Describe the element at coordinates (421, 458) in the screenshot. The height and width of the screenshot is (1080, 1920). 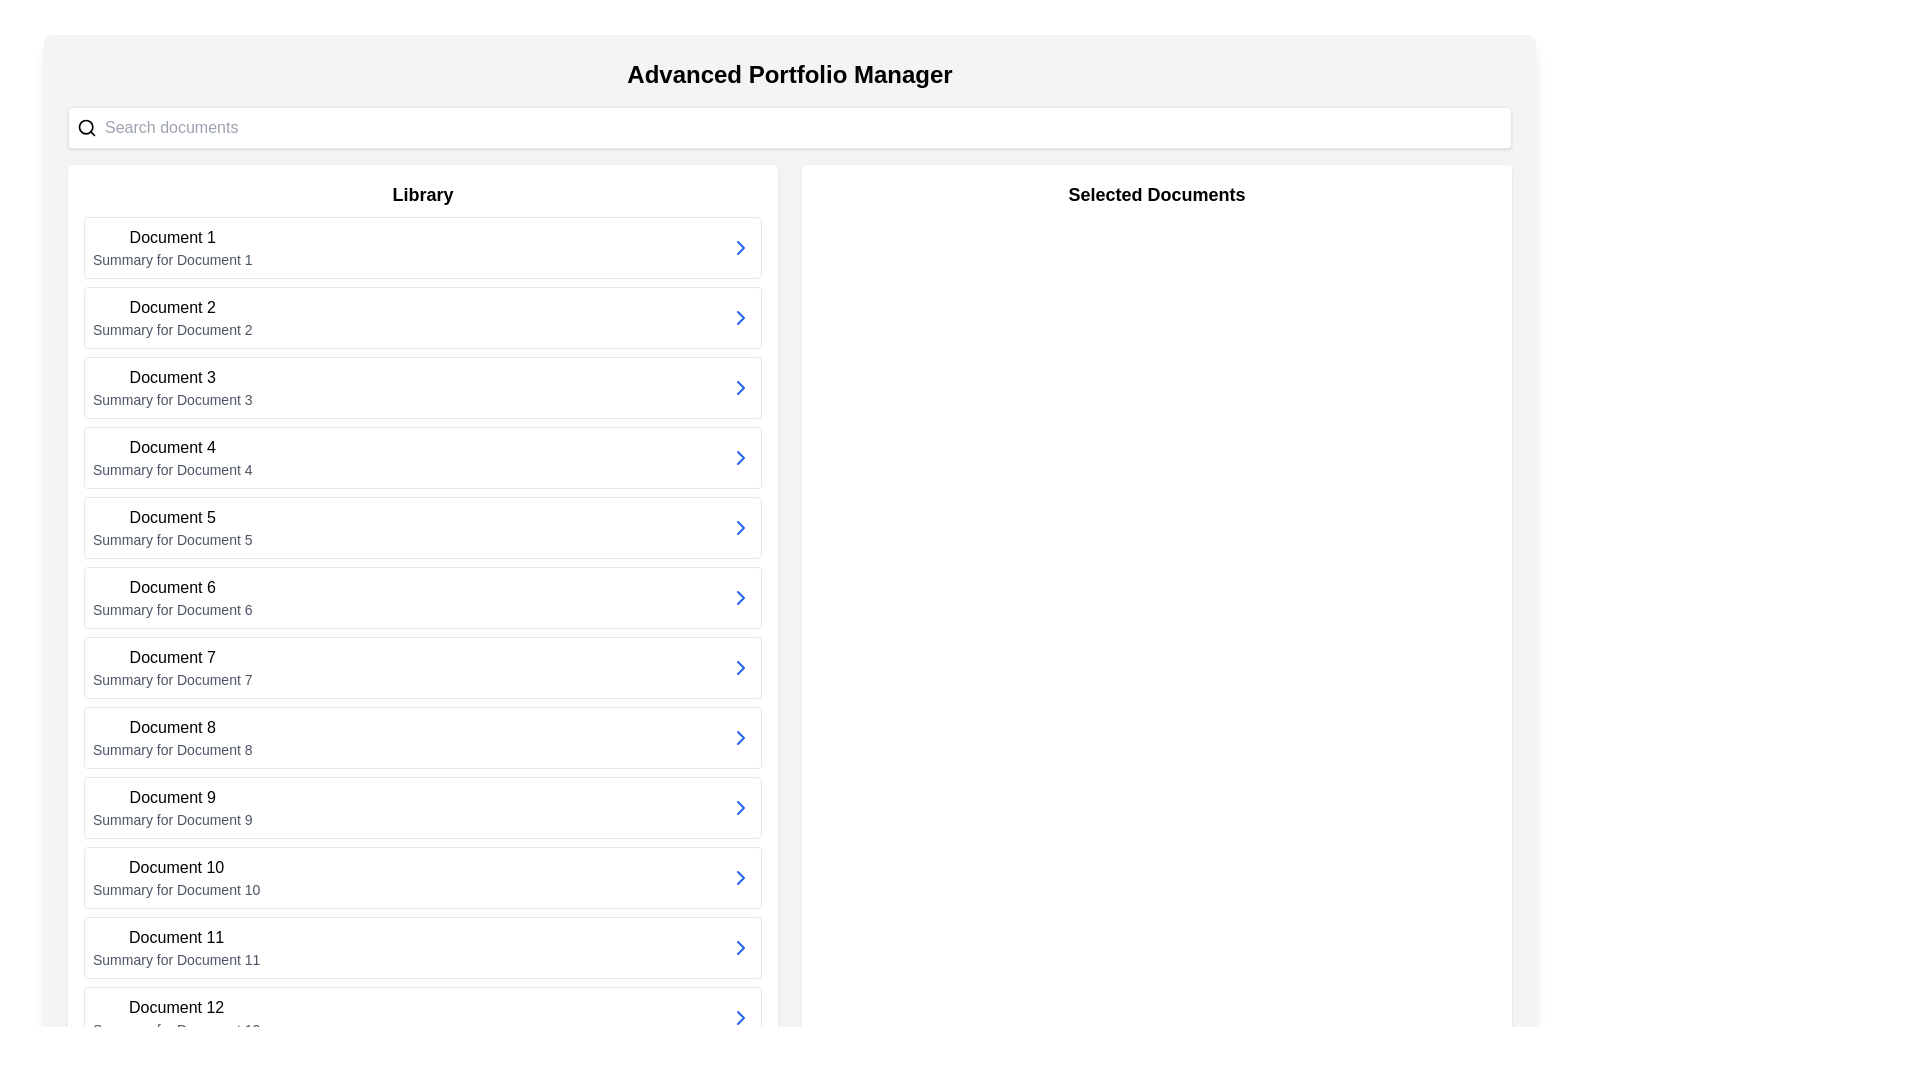
I see `the list item titled 'Document 4'` at that location.